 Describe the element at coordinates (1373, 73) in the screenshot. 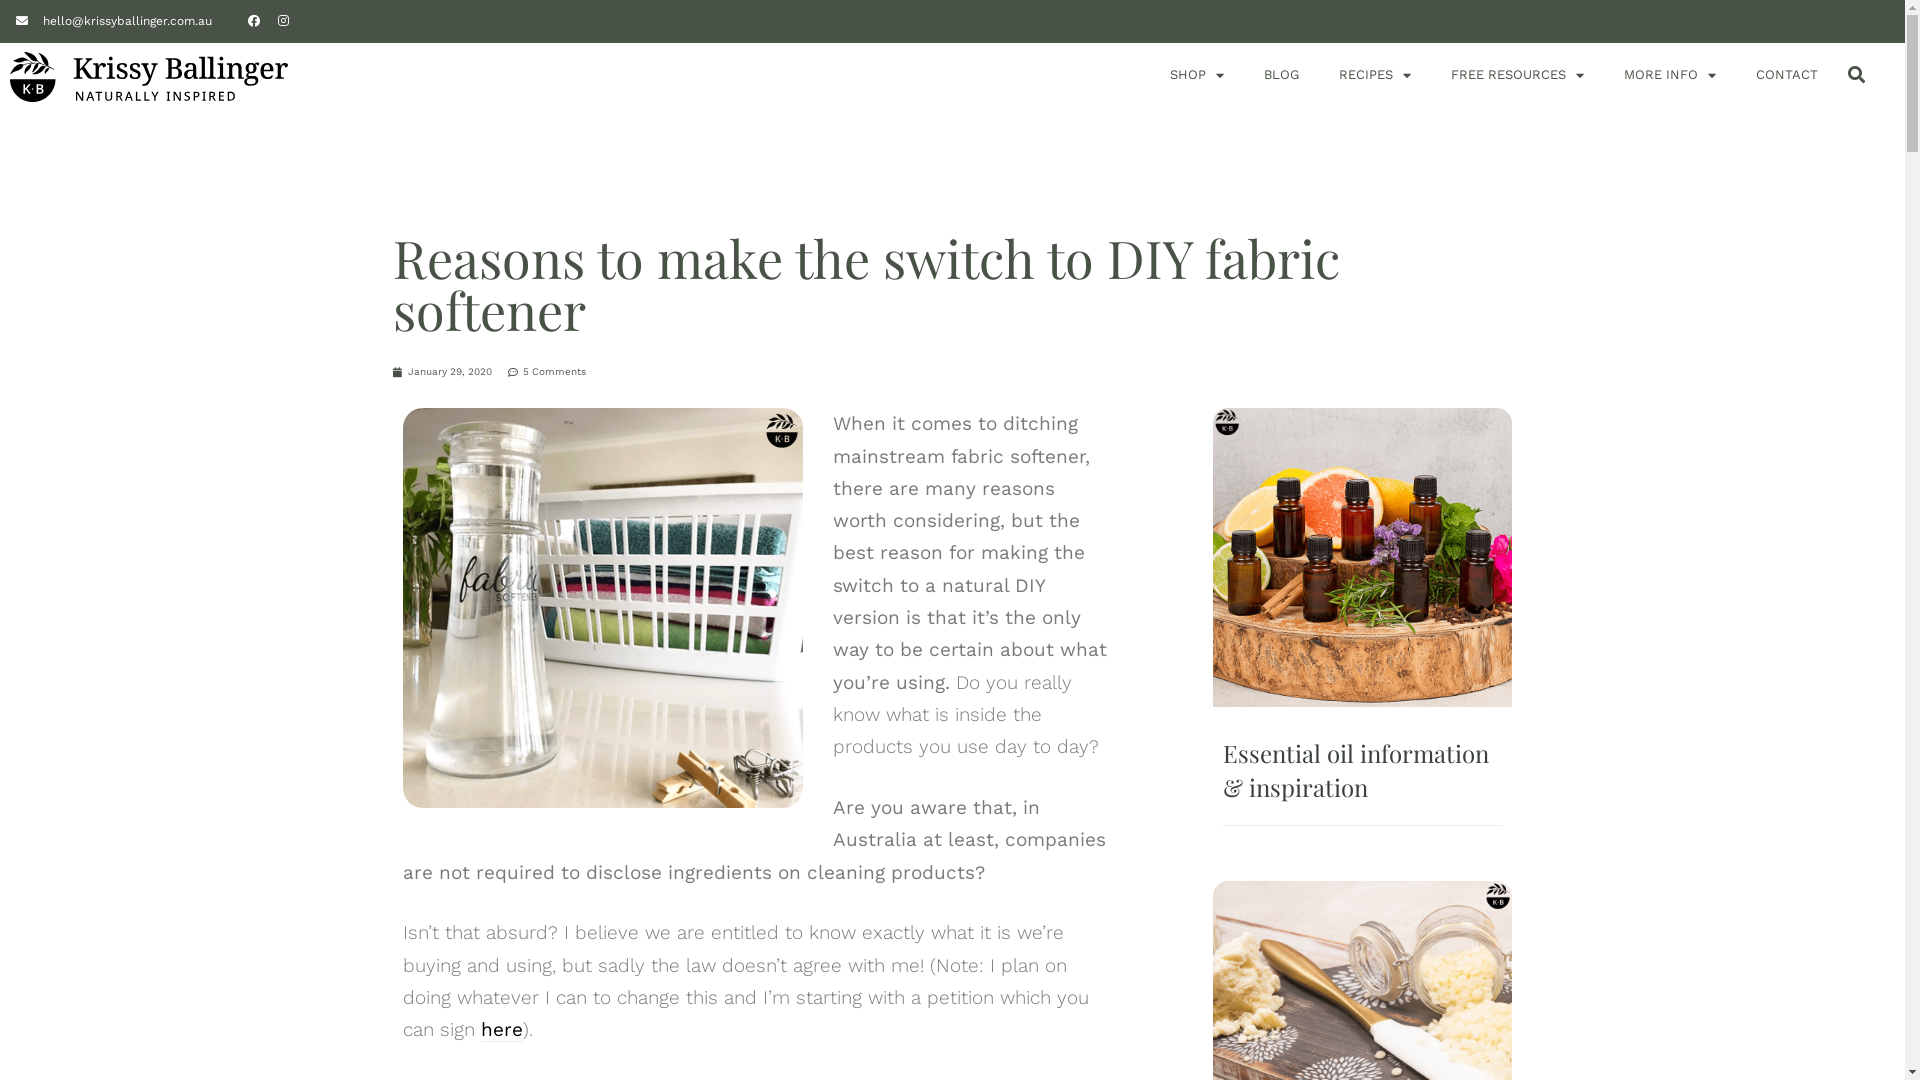

I see `'RECIPES'` at that location.